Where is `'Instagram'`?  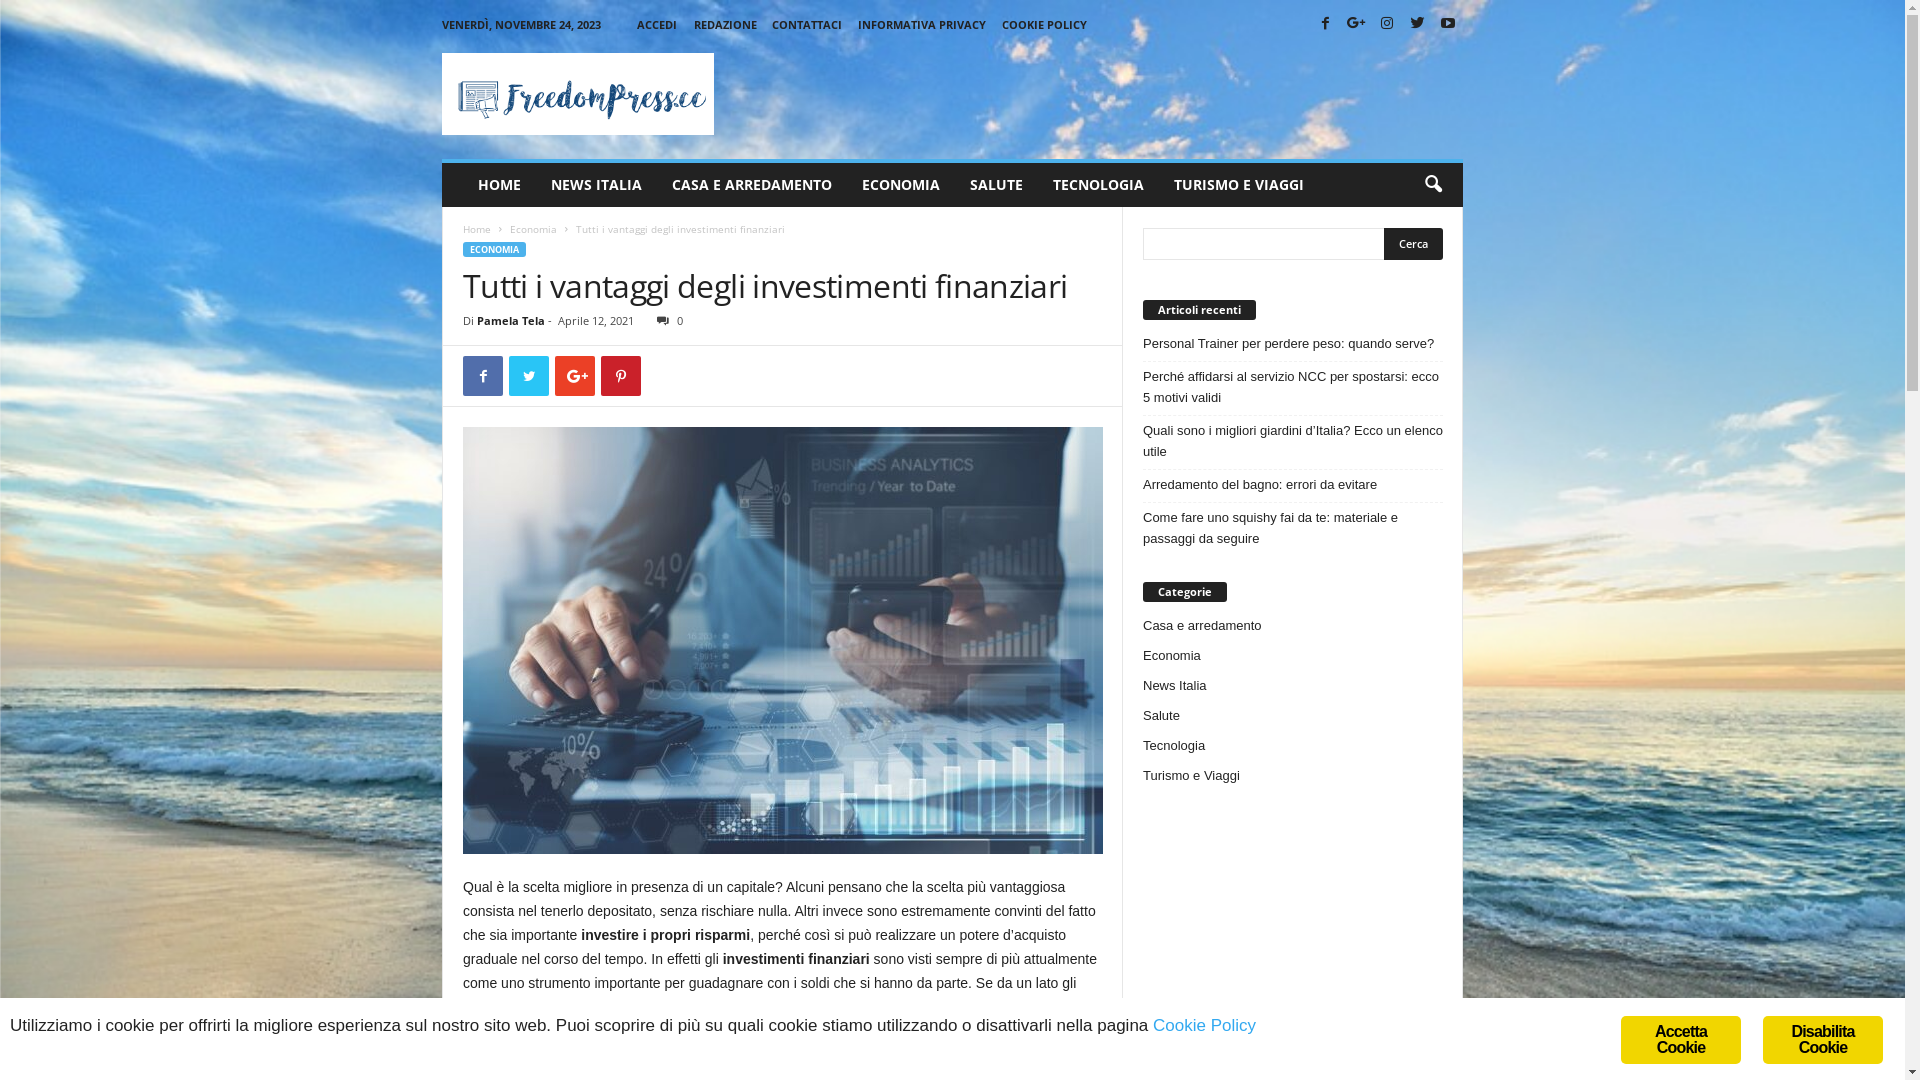
'Instagram' is located at coordinates (1386, 24).